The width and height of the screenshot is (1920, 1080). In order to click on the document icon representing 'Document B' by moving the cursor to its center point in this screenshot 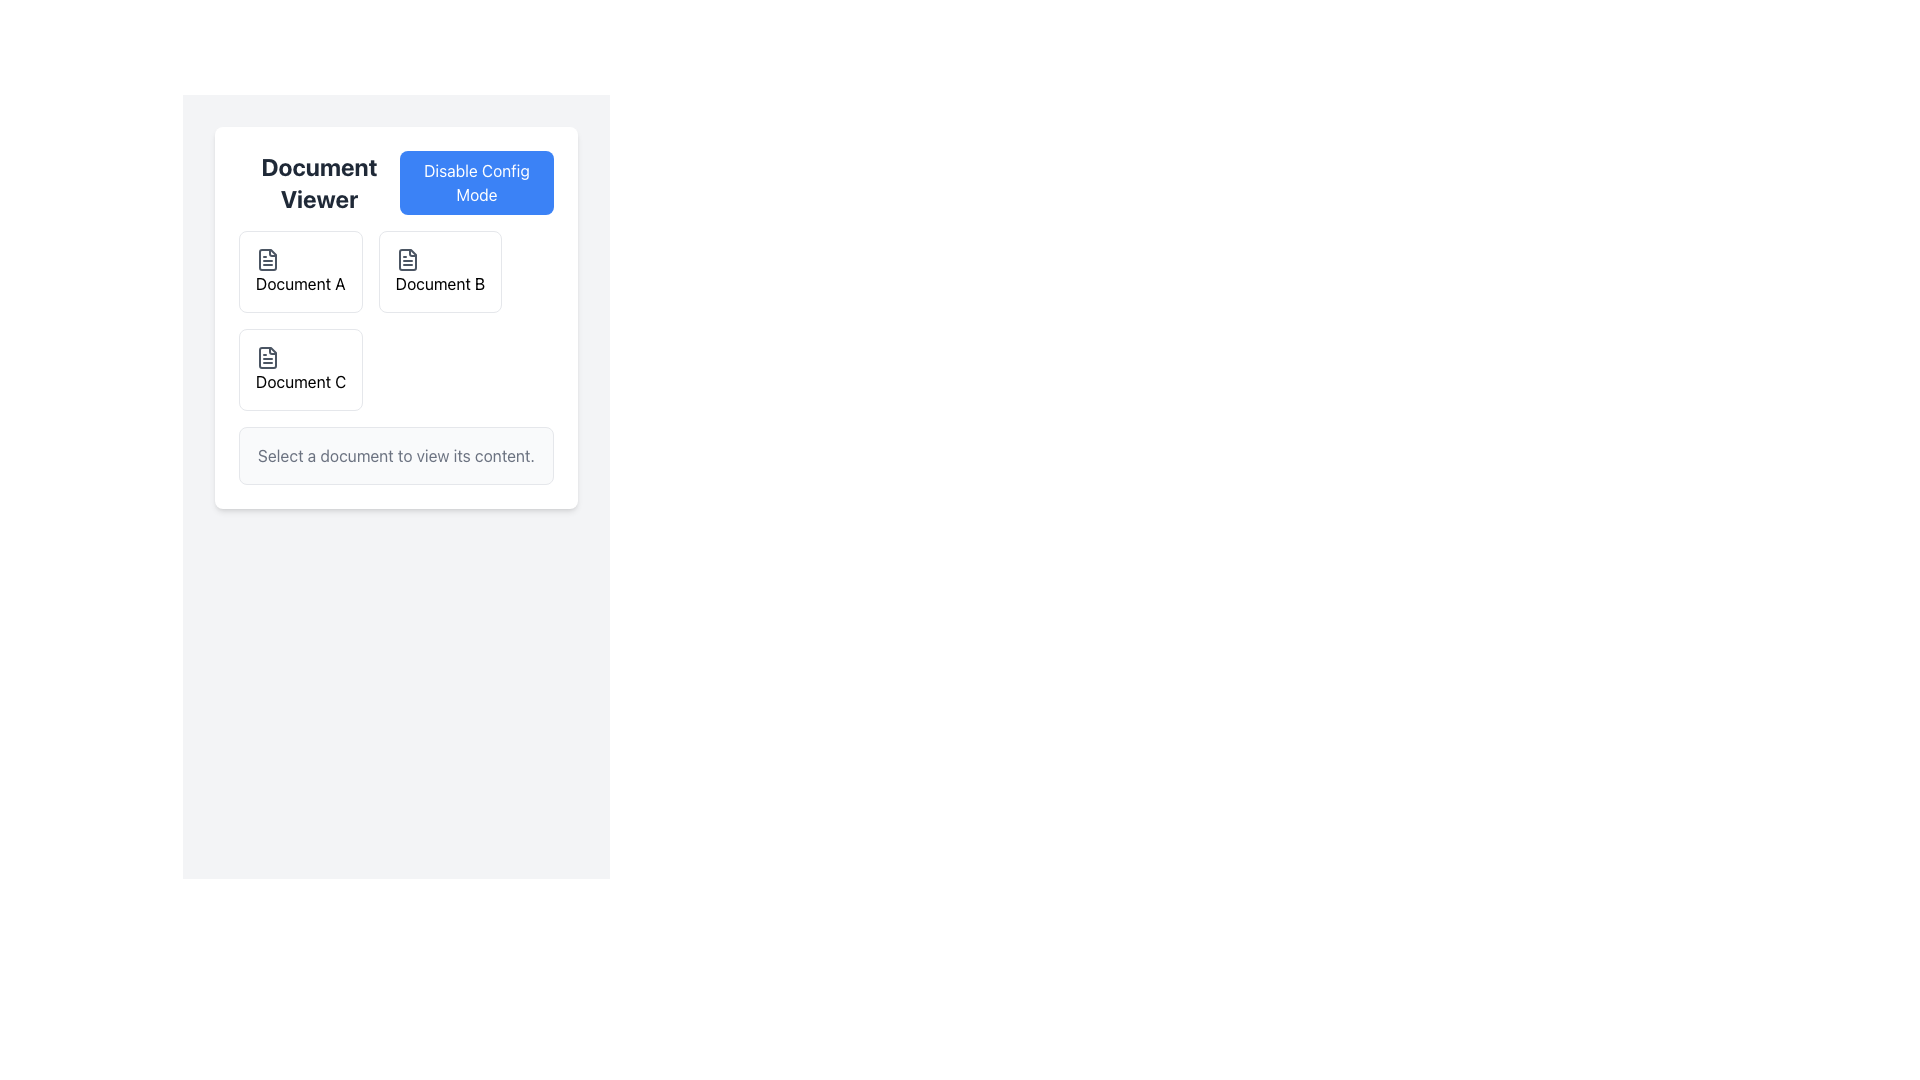, I will do `click(406, 258)`.